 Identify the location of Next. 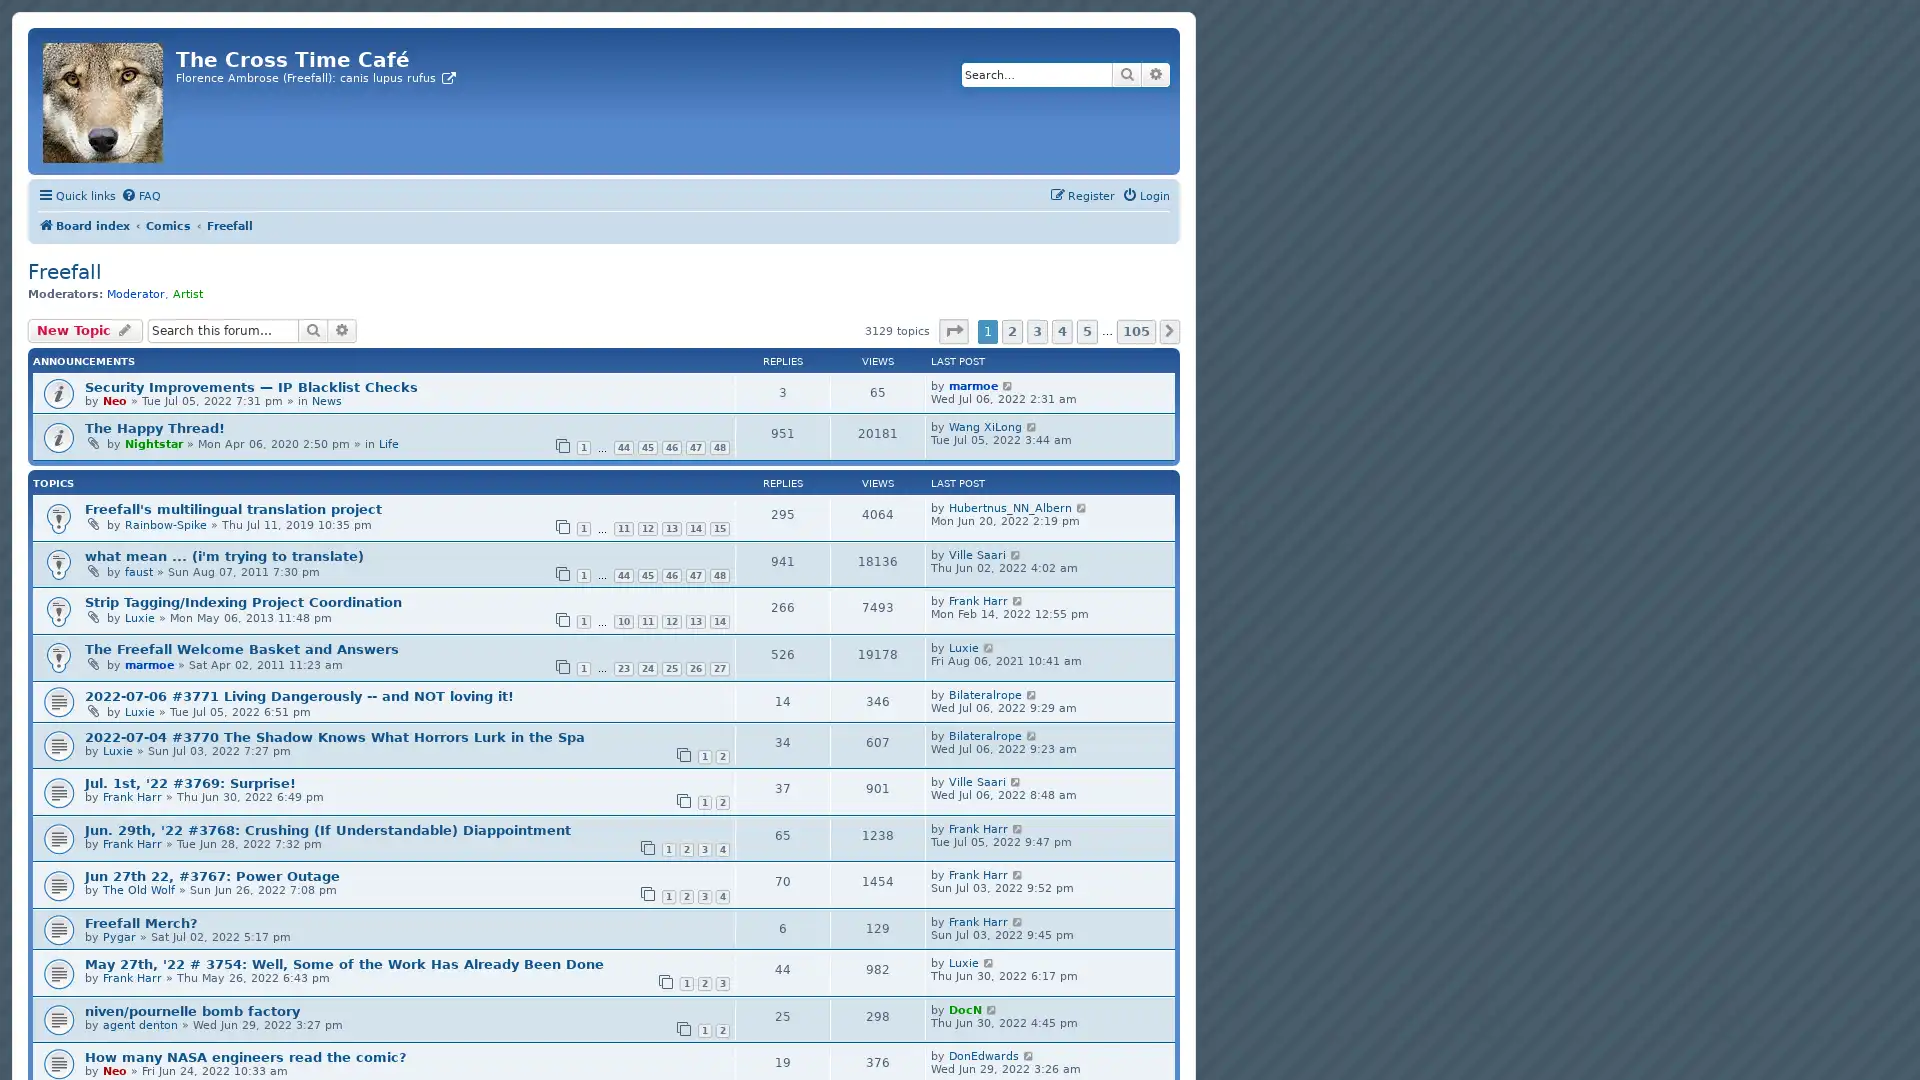
(1170, 330).